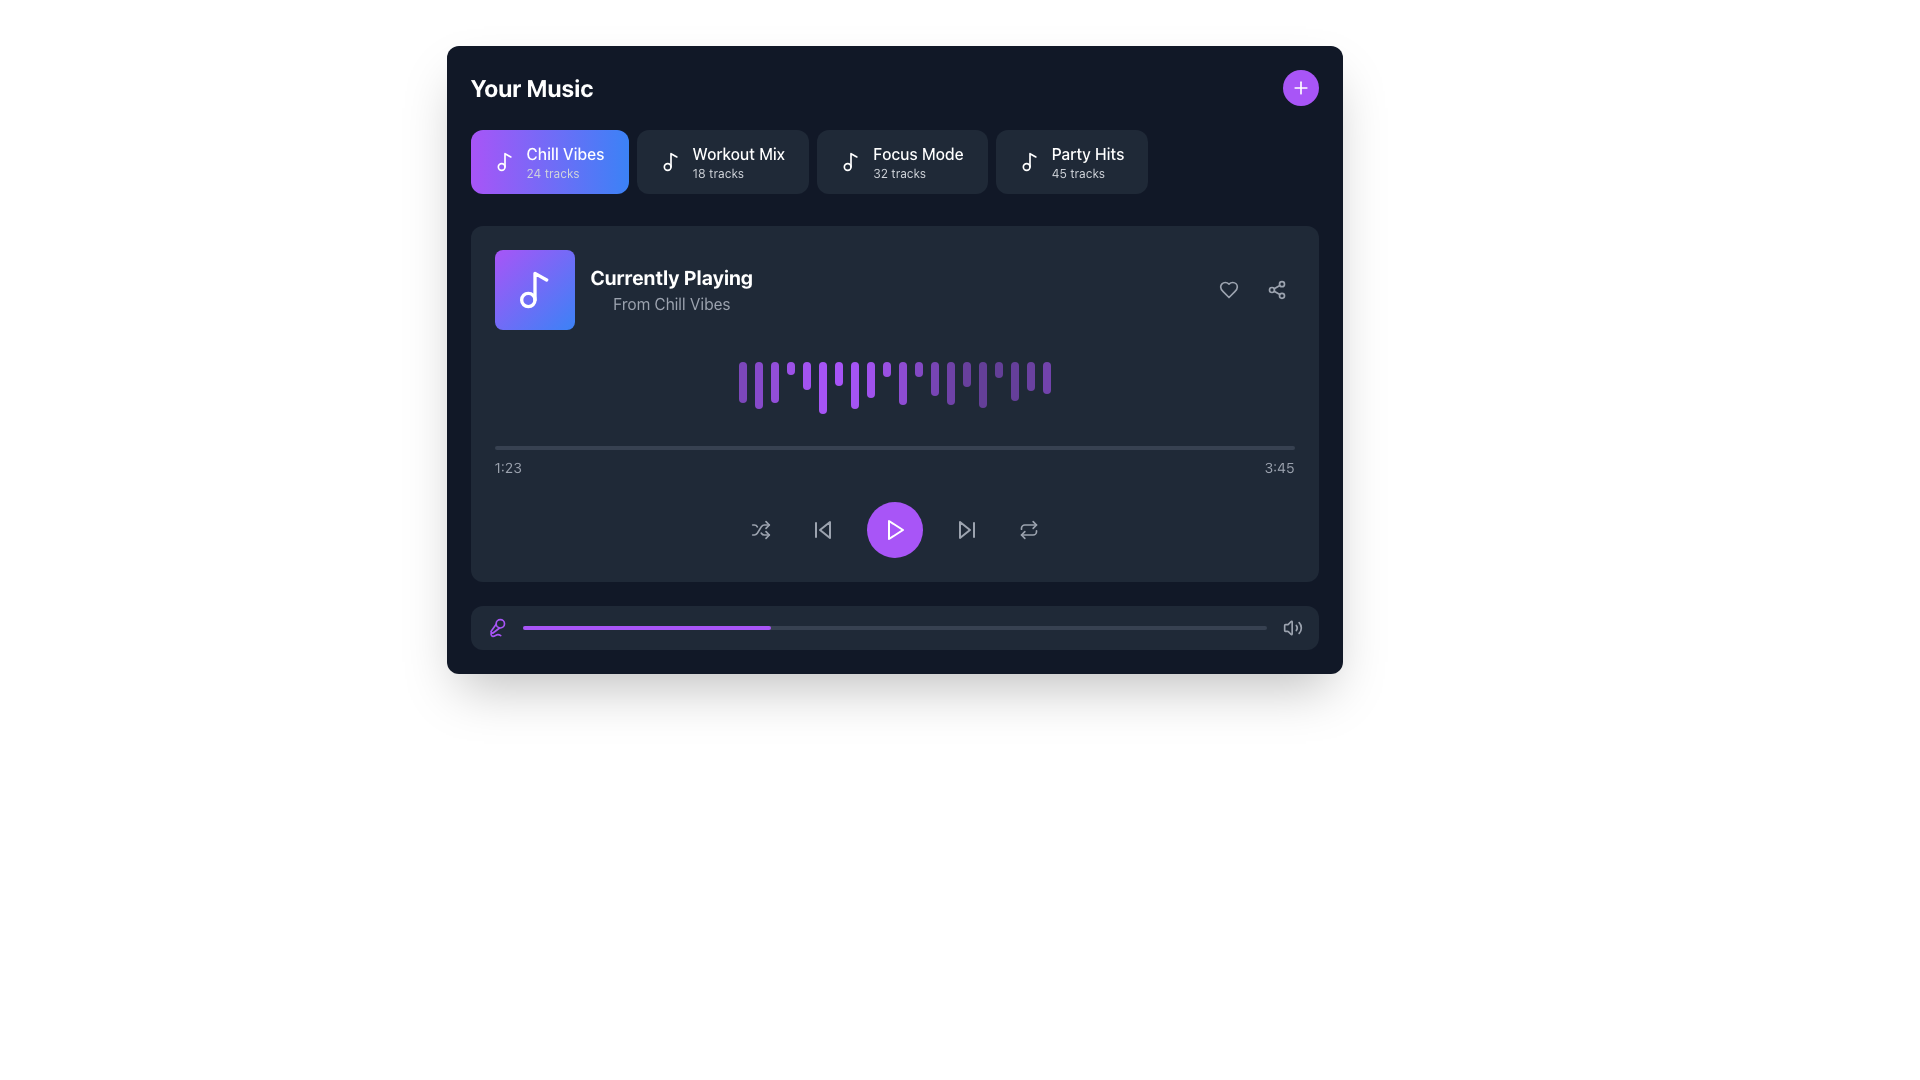 The height and width of the screenshot is (1080, 1920). Describe the element at coordinates (885, 369) in the screenshot. I see `the 10th vertical purple bar in the audio waveform visualization, which is one of the smallest bars in a series of 20, located centrally below the 'Currently Playing' section` at that location.